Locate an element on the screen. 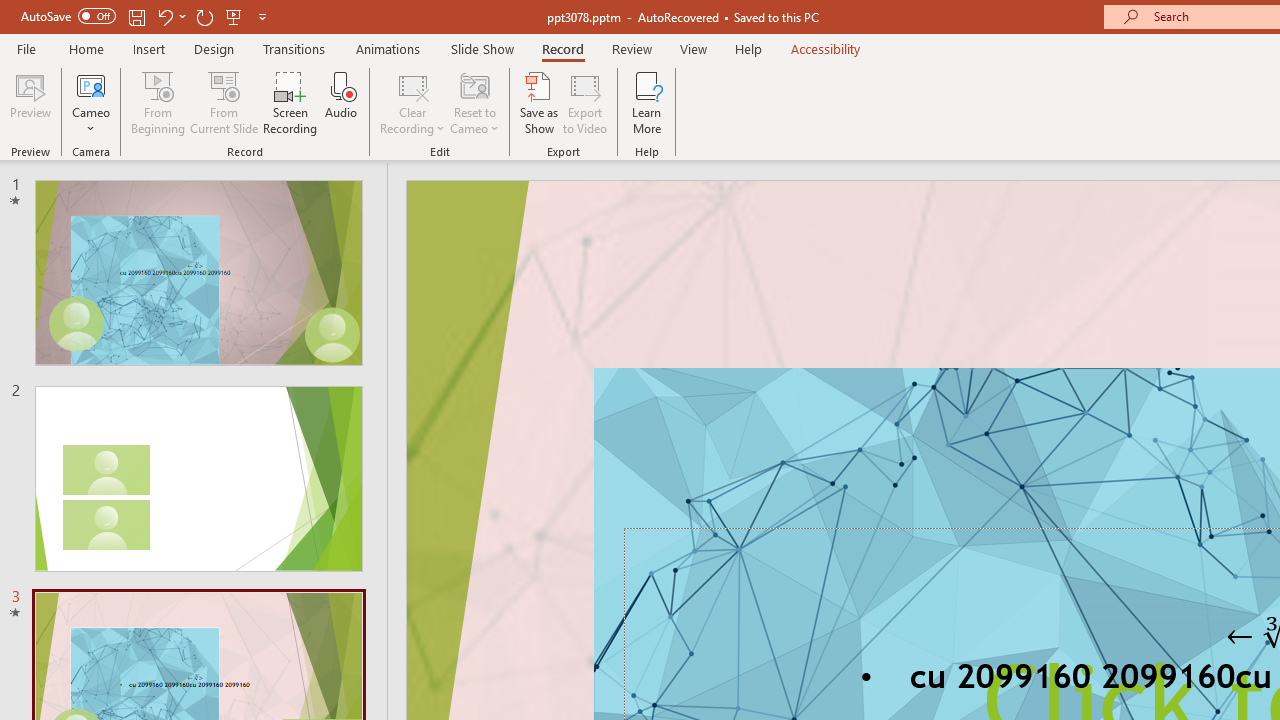  'Undo' is located at coordinates (164, 16).